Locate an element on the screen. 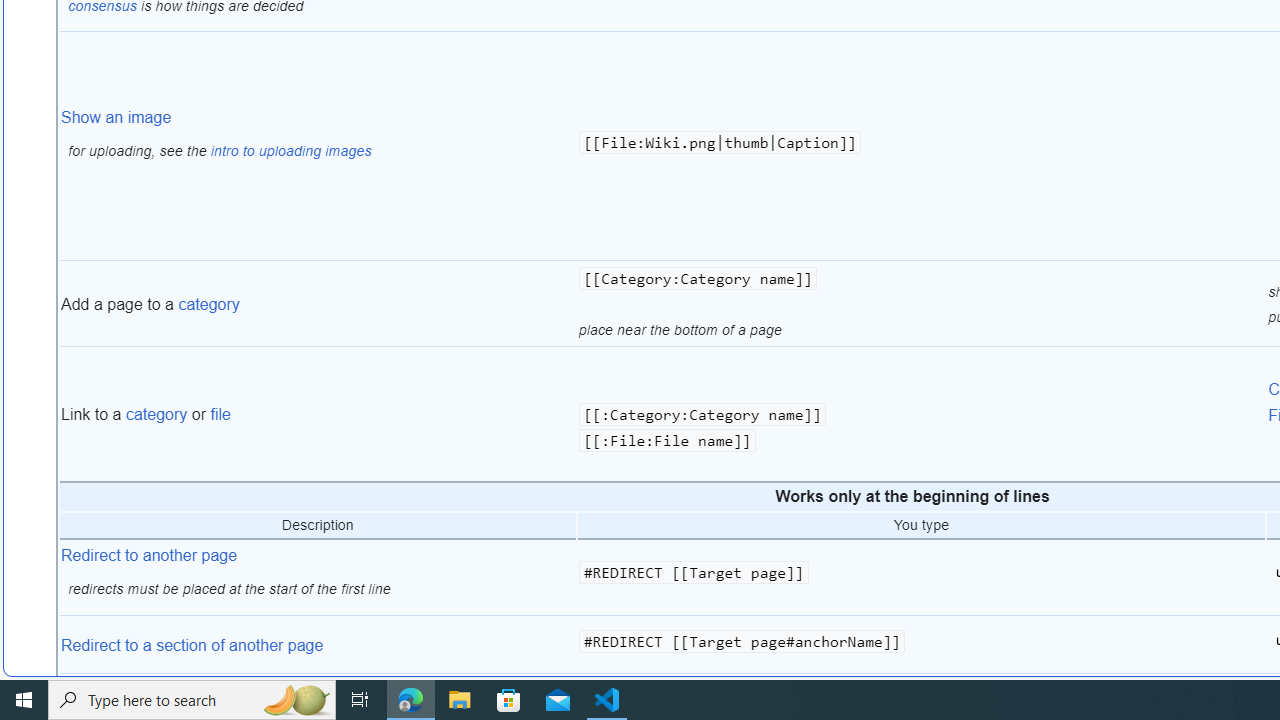  'Description' is located at coordinates (317, 524).